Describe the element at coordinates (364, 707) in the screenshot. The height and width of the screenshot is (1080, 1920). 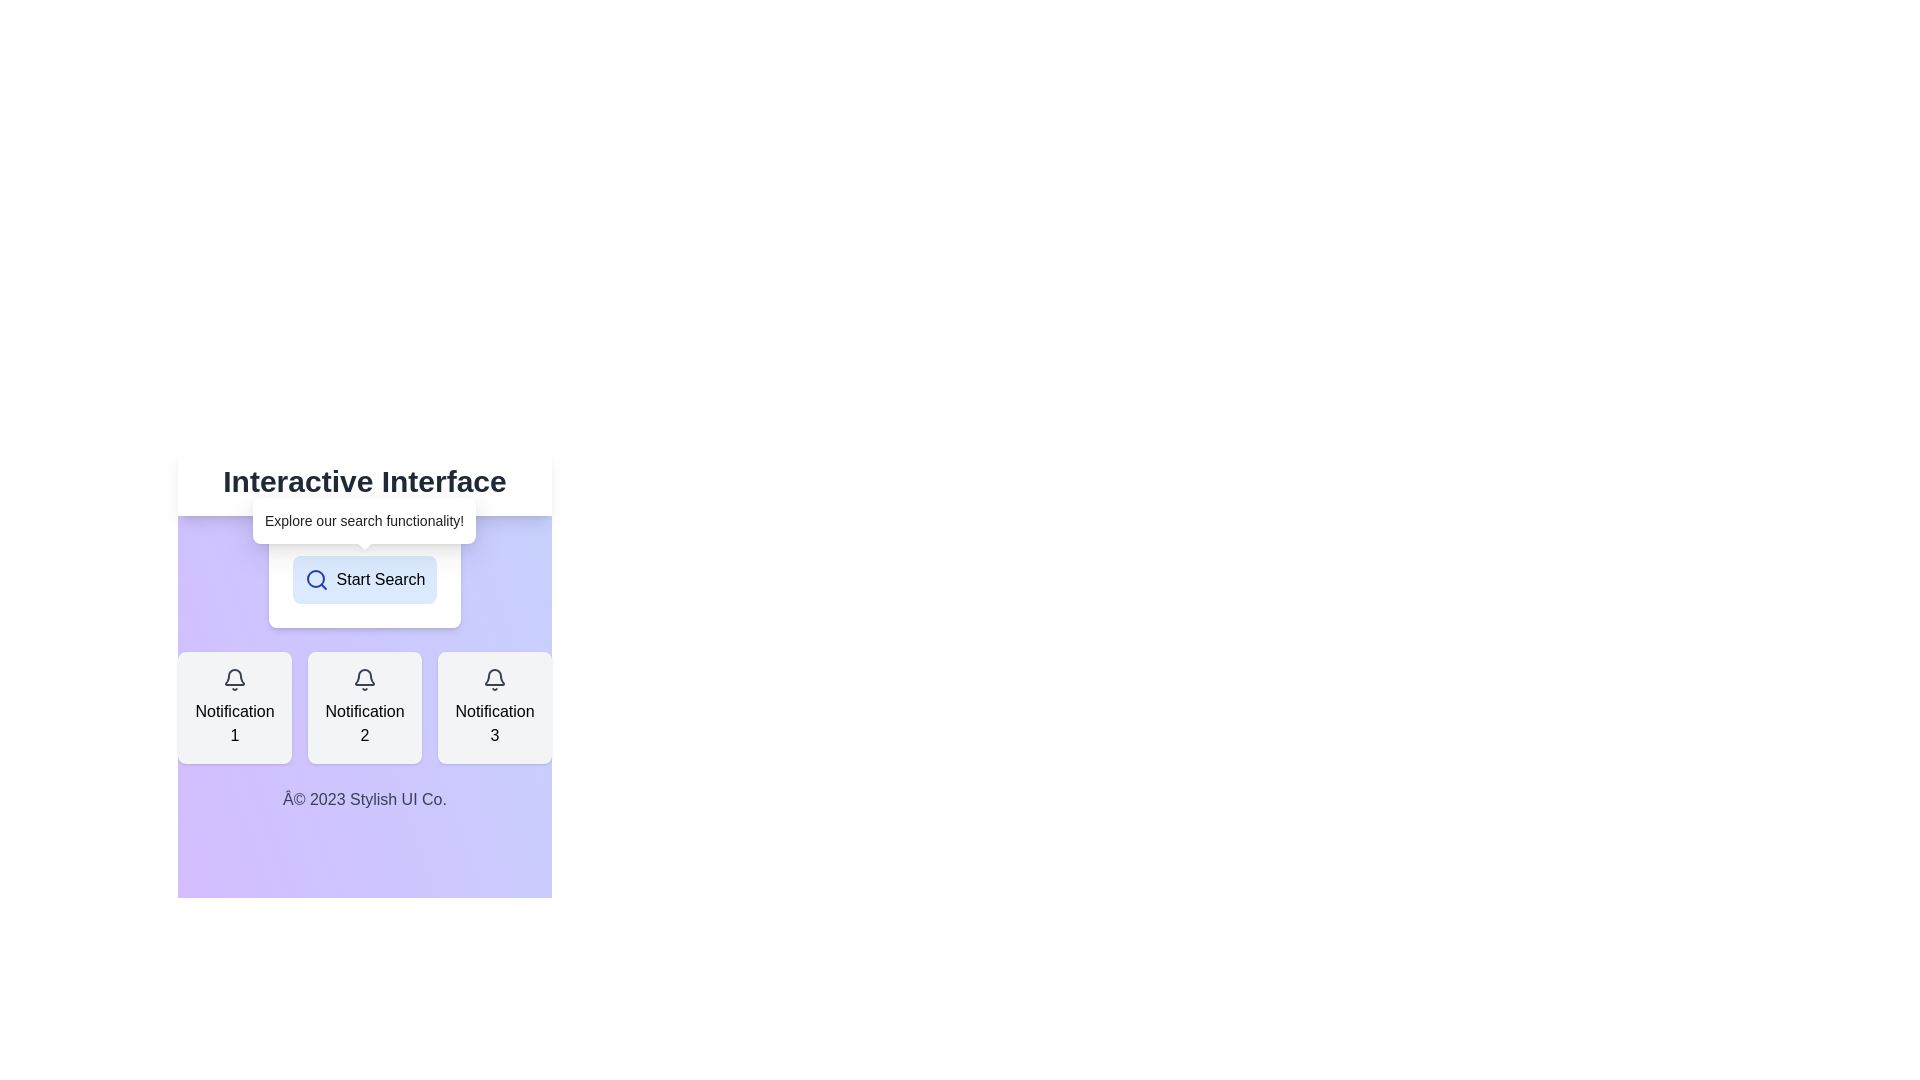
I see `the second notification card, which is styled with a rounded rectangle, contains a bell icon at the top center, and has the text 'Notification 2' below it` at that location.